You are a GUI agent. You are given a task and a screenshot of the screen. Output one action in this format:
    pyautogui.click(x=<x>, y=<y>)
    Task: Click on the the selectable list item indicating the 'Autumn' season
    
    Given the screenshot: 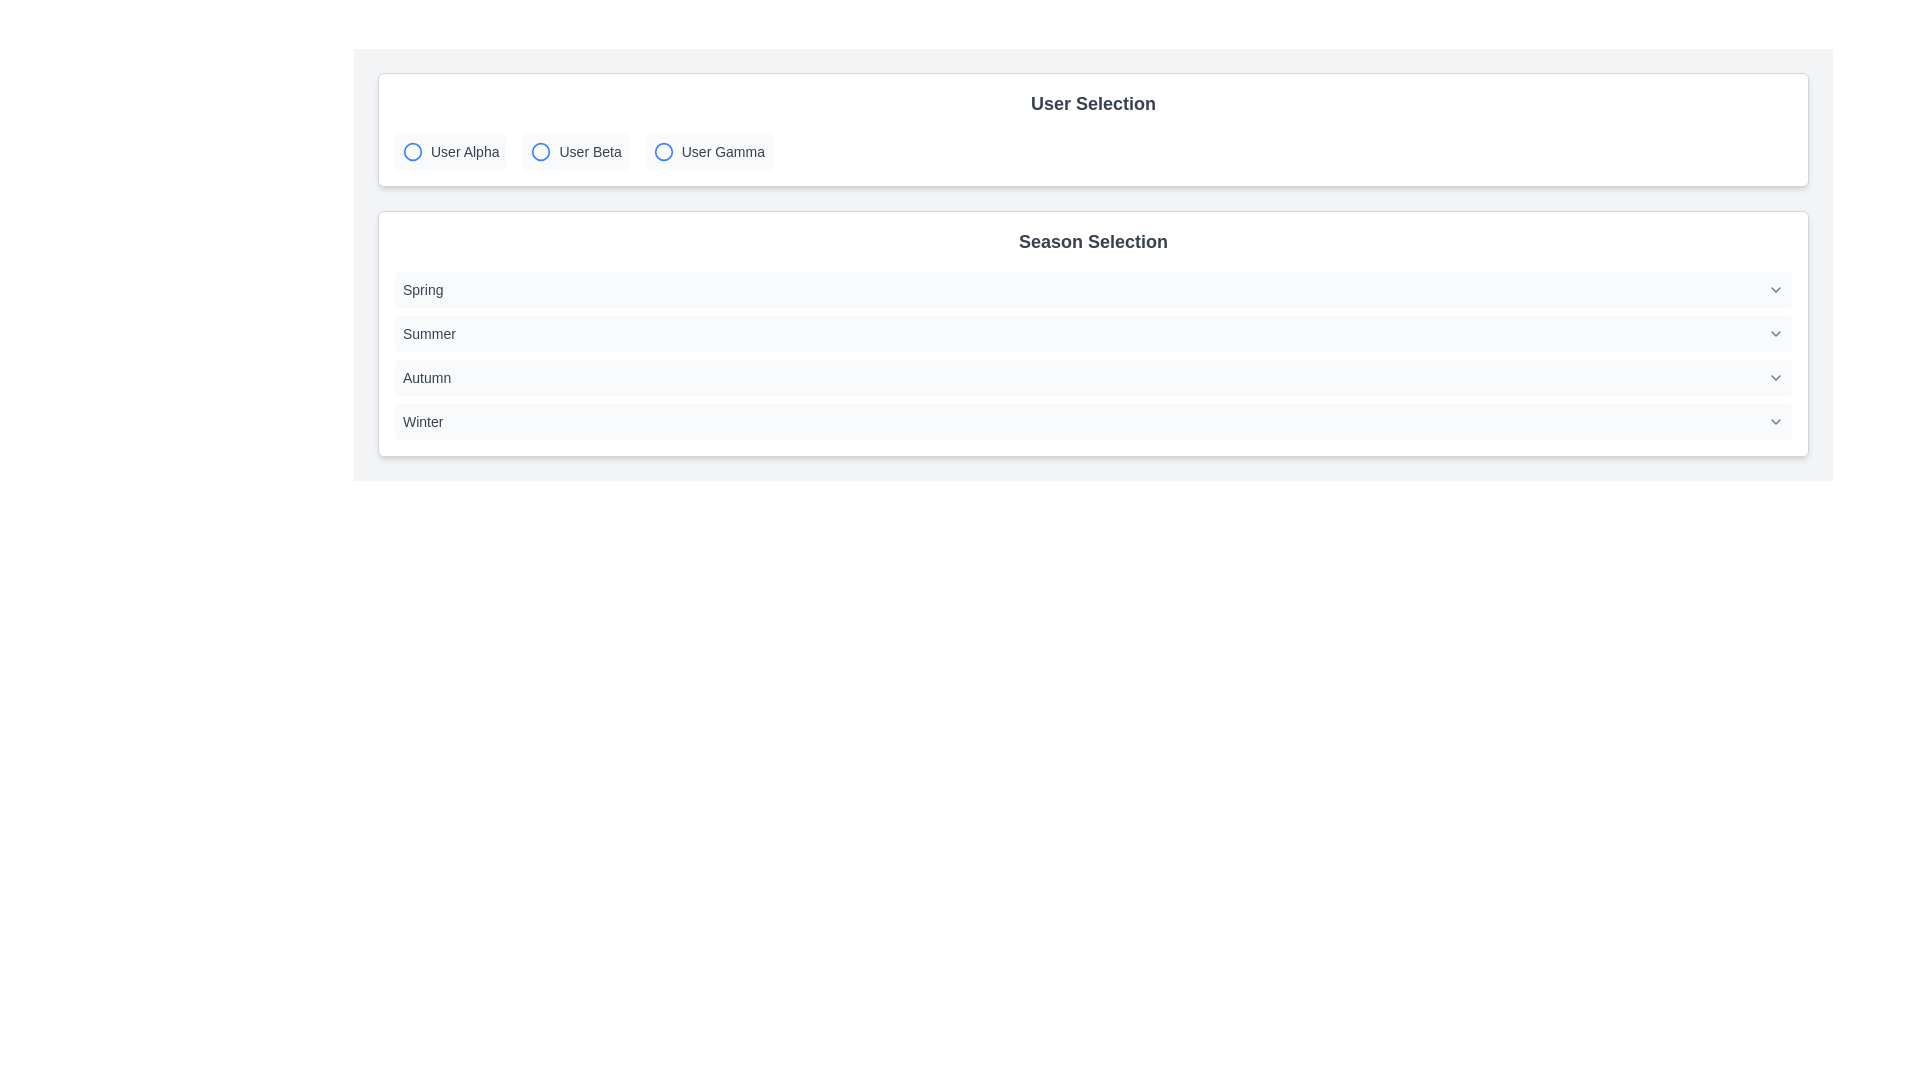 What is the action you would take?
    pyautogui.click(x=1092, y=378)
    